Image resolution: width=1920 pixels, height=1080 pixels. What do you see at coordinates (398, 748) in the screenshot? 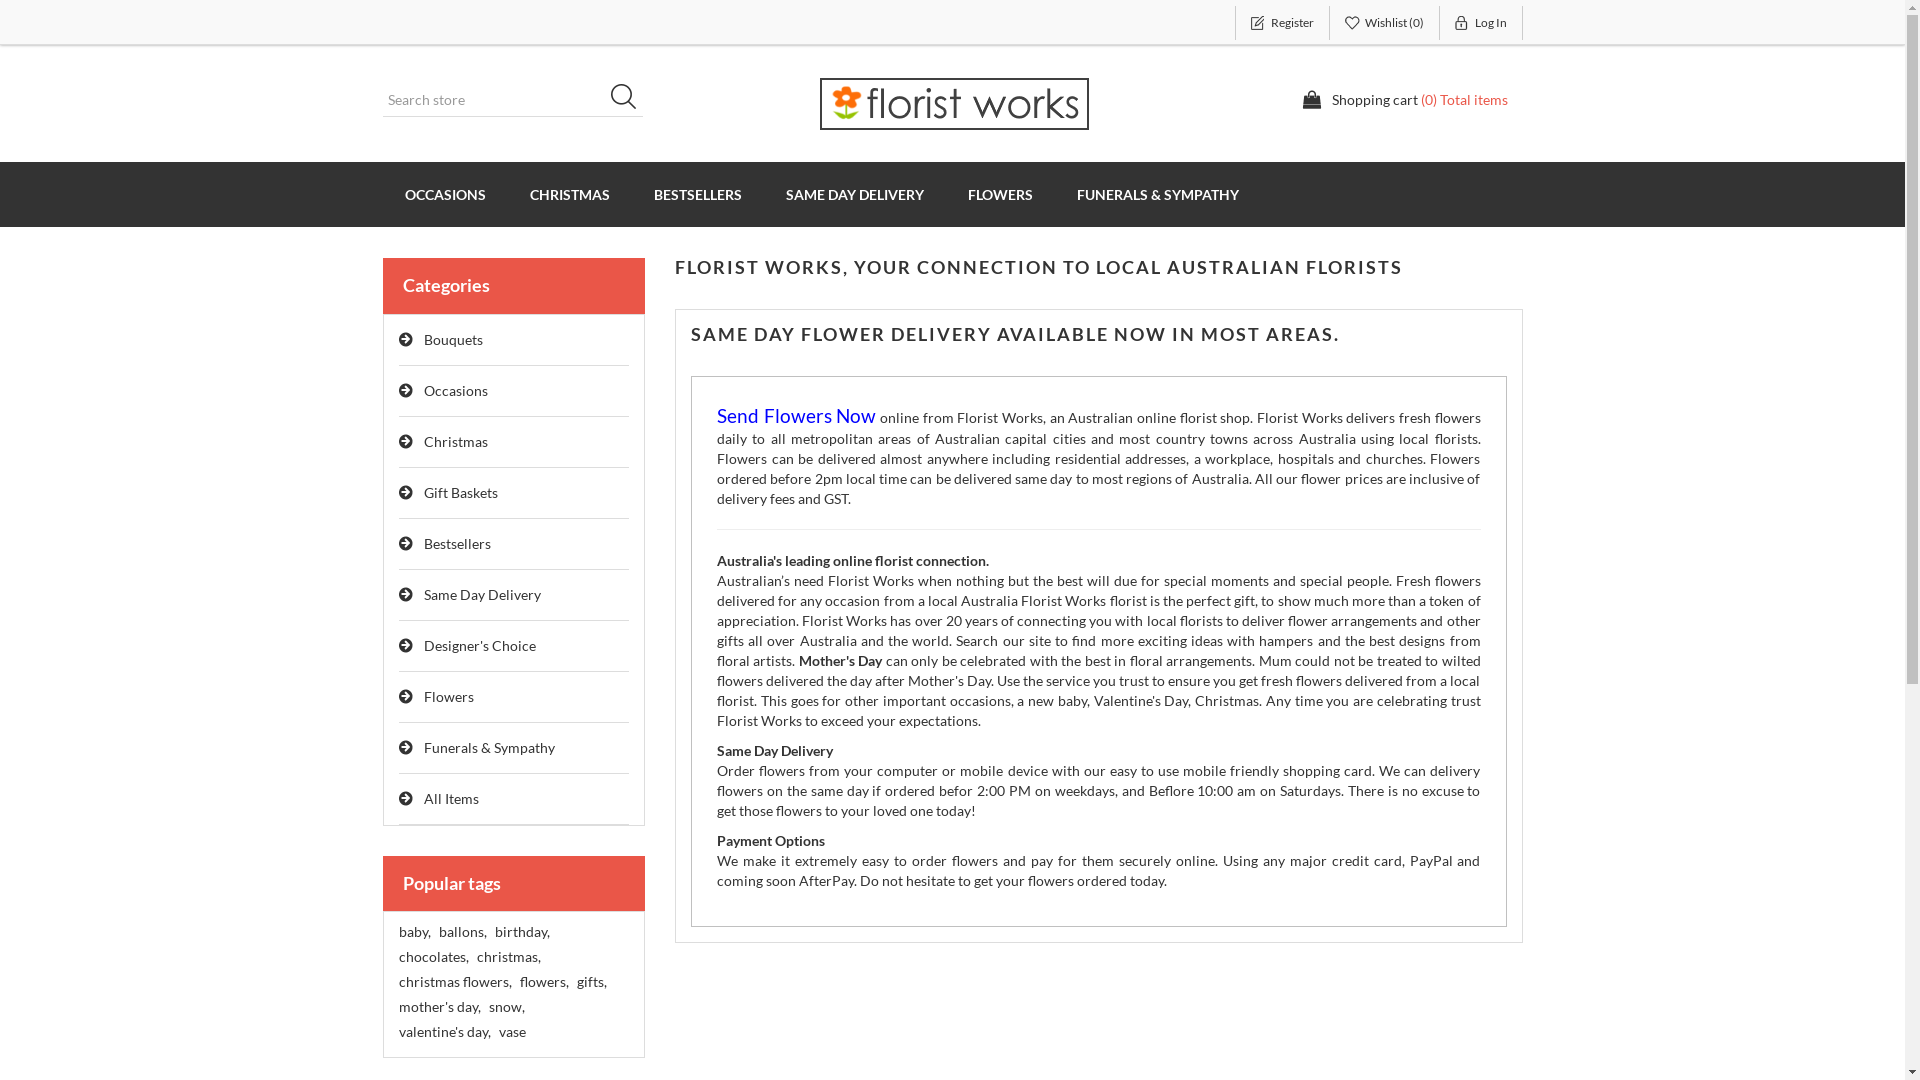
I see `'Funerals & Sympathy'` at bounding box center [398, 748].